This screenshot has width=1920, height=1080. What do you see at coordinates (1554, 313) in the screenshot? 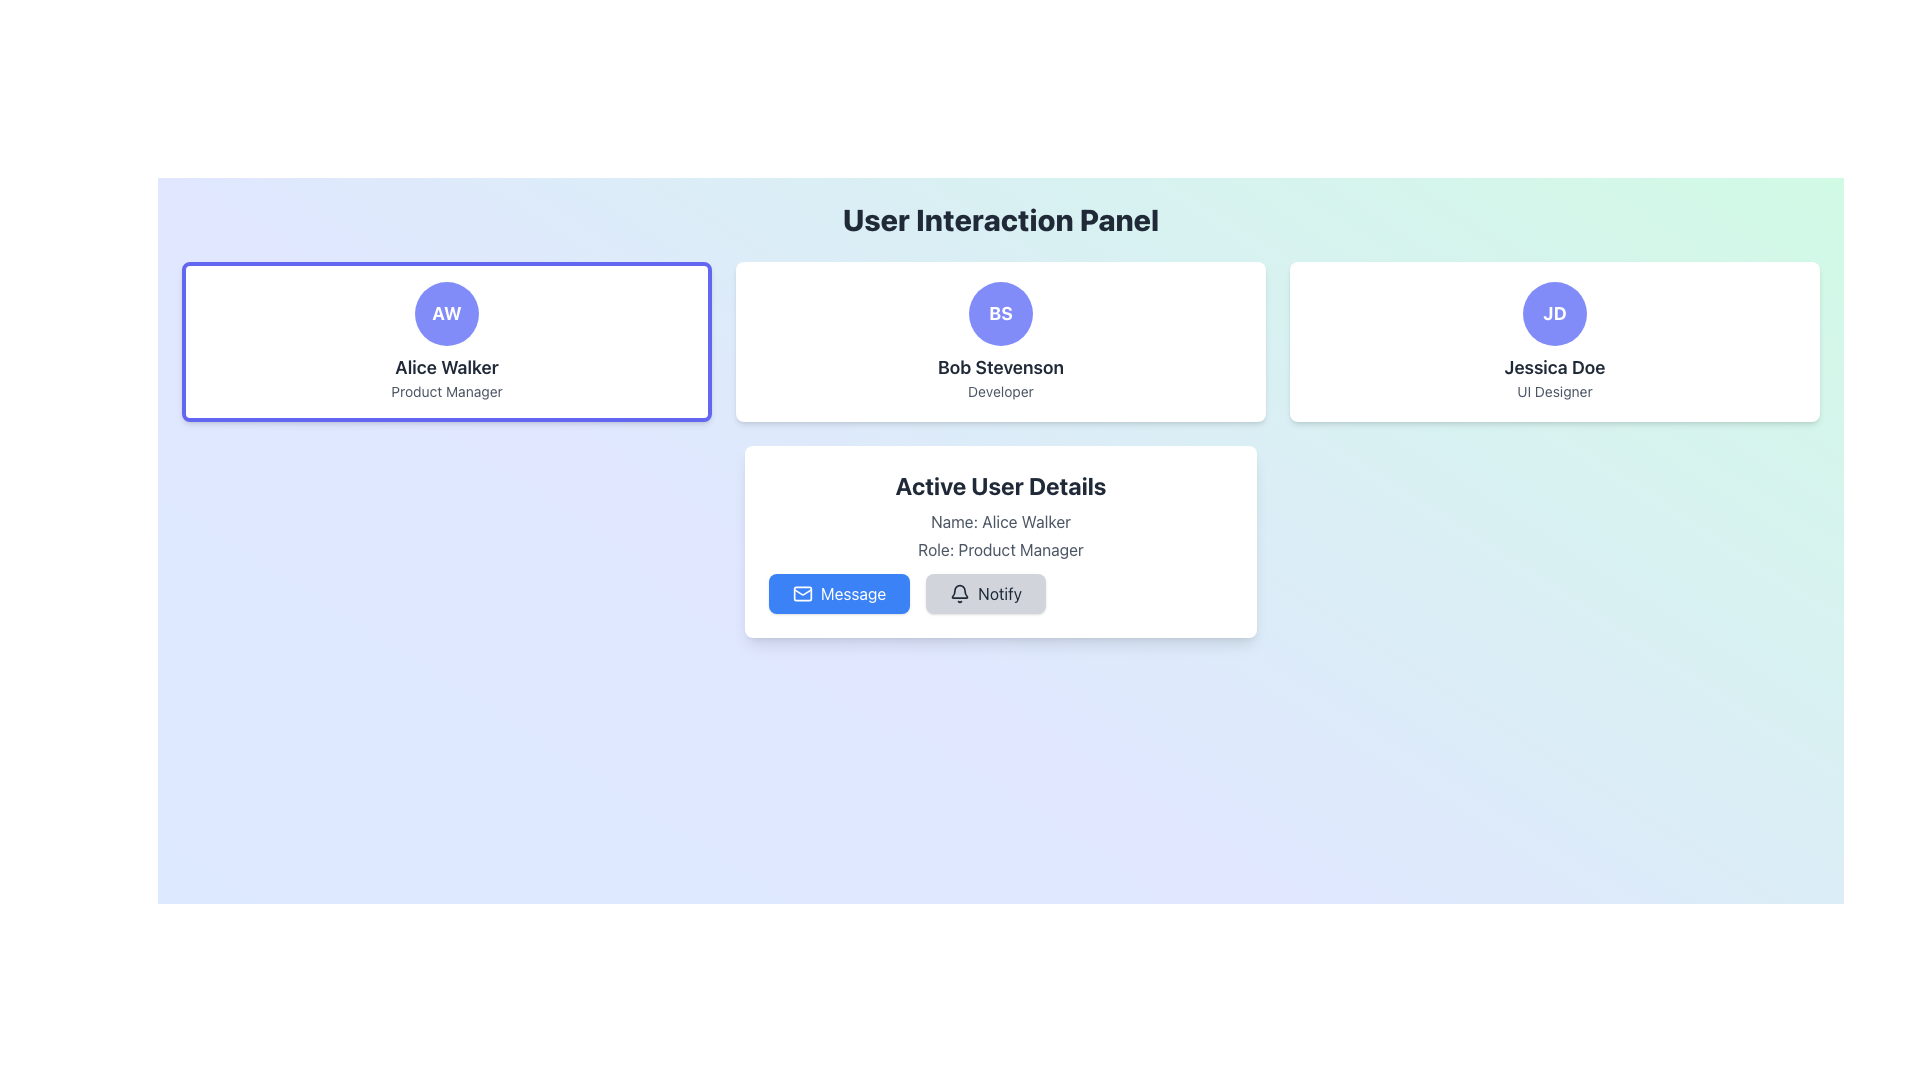
I see `the Profile Avatar, a circular element with a purple background and white text 'JD', located in the top-right user card for 'Jessica Doe'` at bounding box center [1554, 313].